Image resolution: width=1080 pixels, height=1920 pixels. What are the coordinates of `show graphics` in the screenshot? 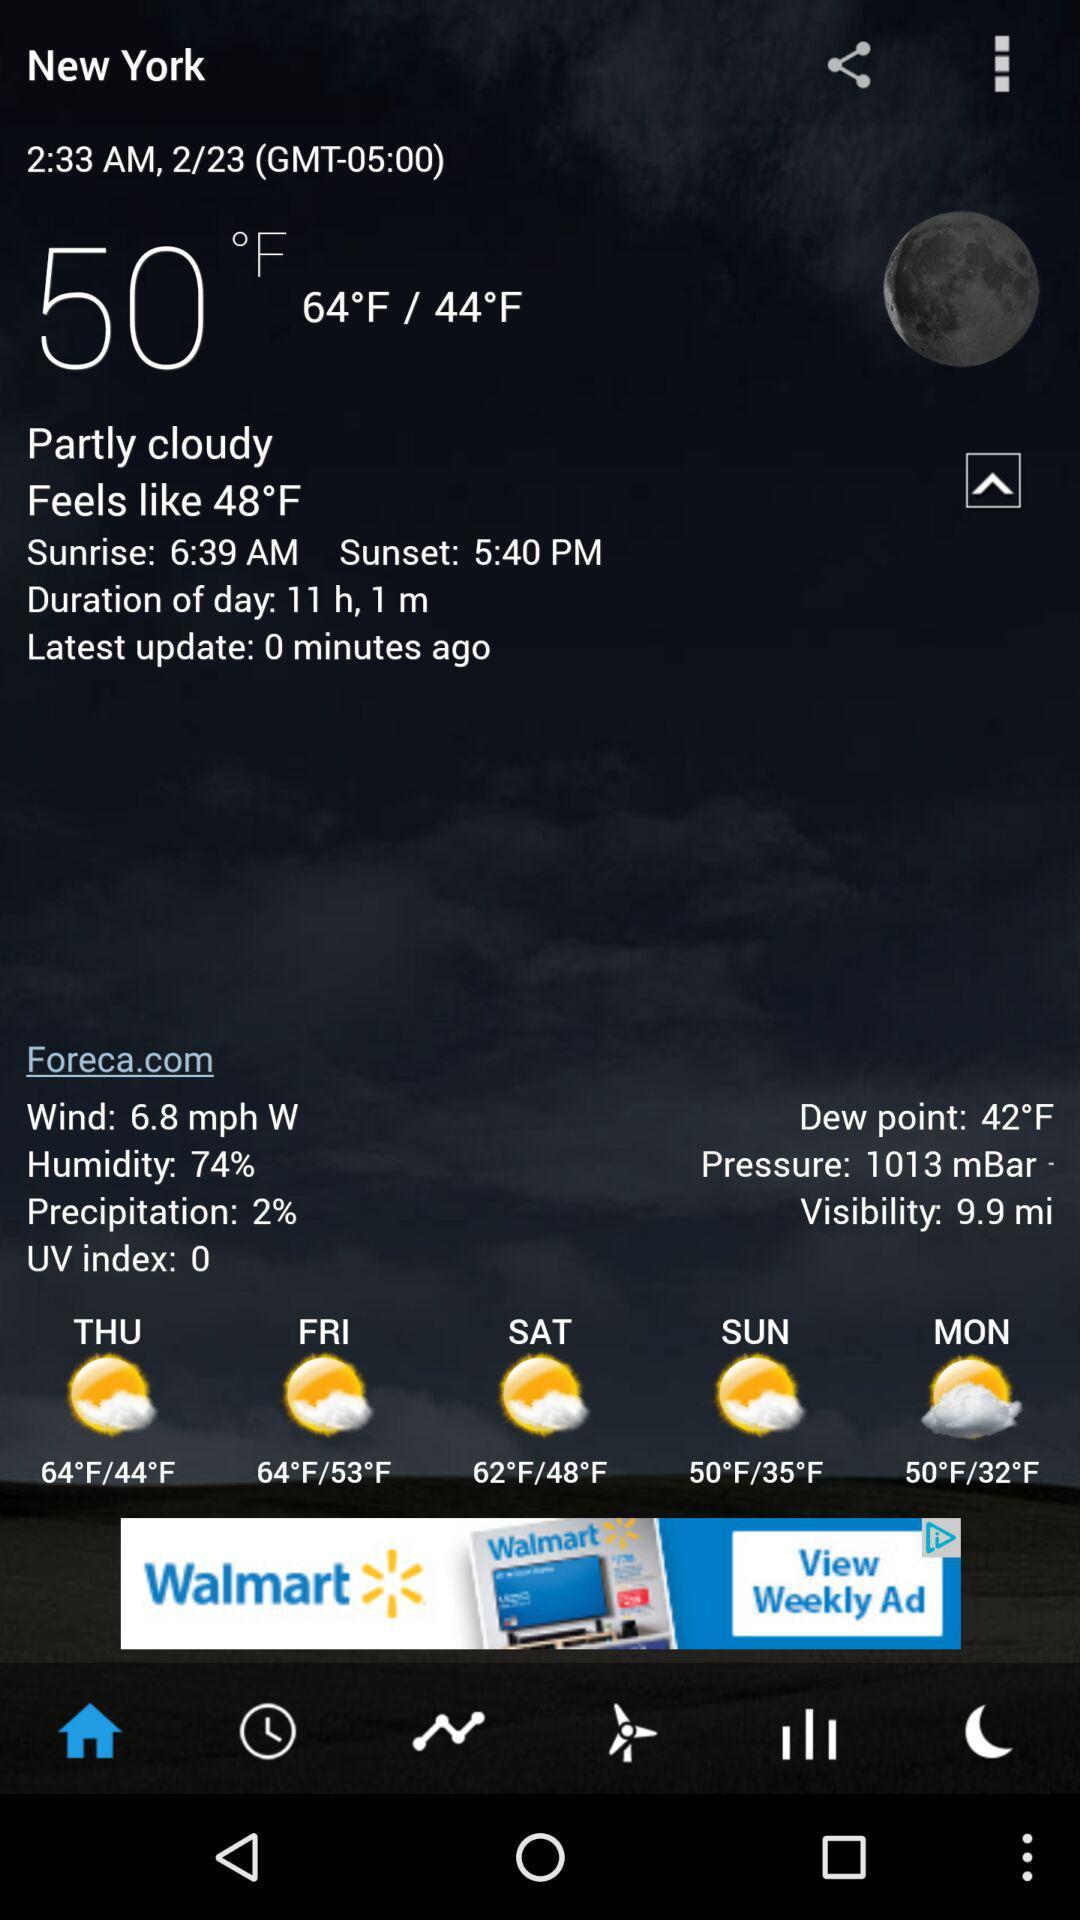 It's located at (450, 1728).